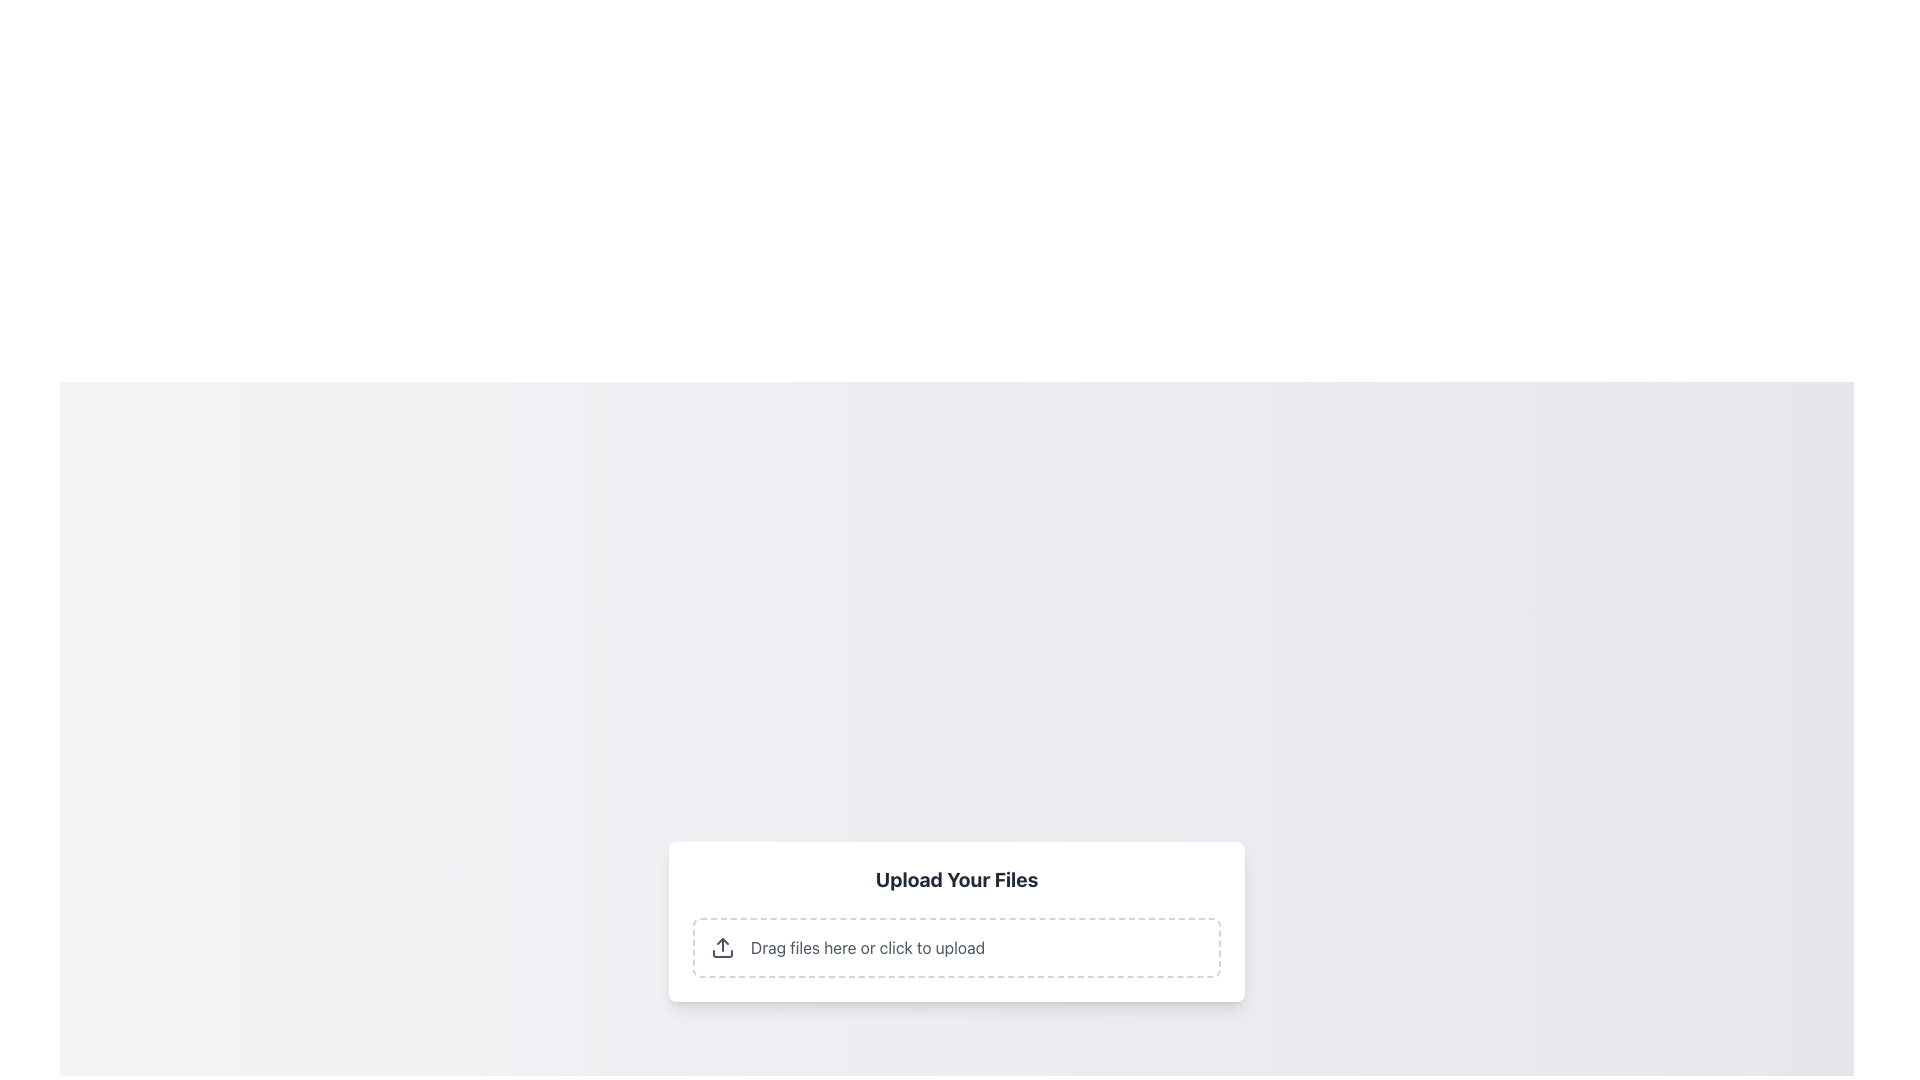  Describe the element at coordinates (955, 921) in the screenshot. I see `the File upload interface` at that location.